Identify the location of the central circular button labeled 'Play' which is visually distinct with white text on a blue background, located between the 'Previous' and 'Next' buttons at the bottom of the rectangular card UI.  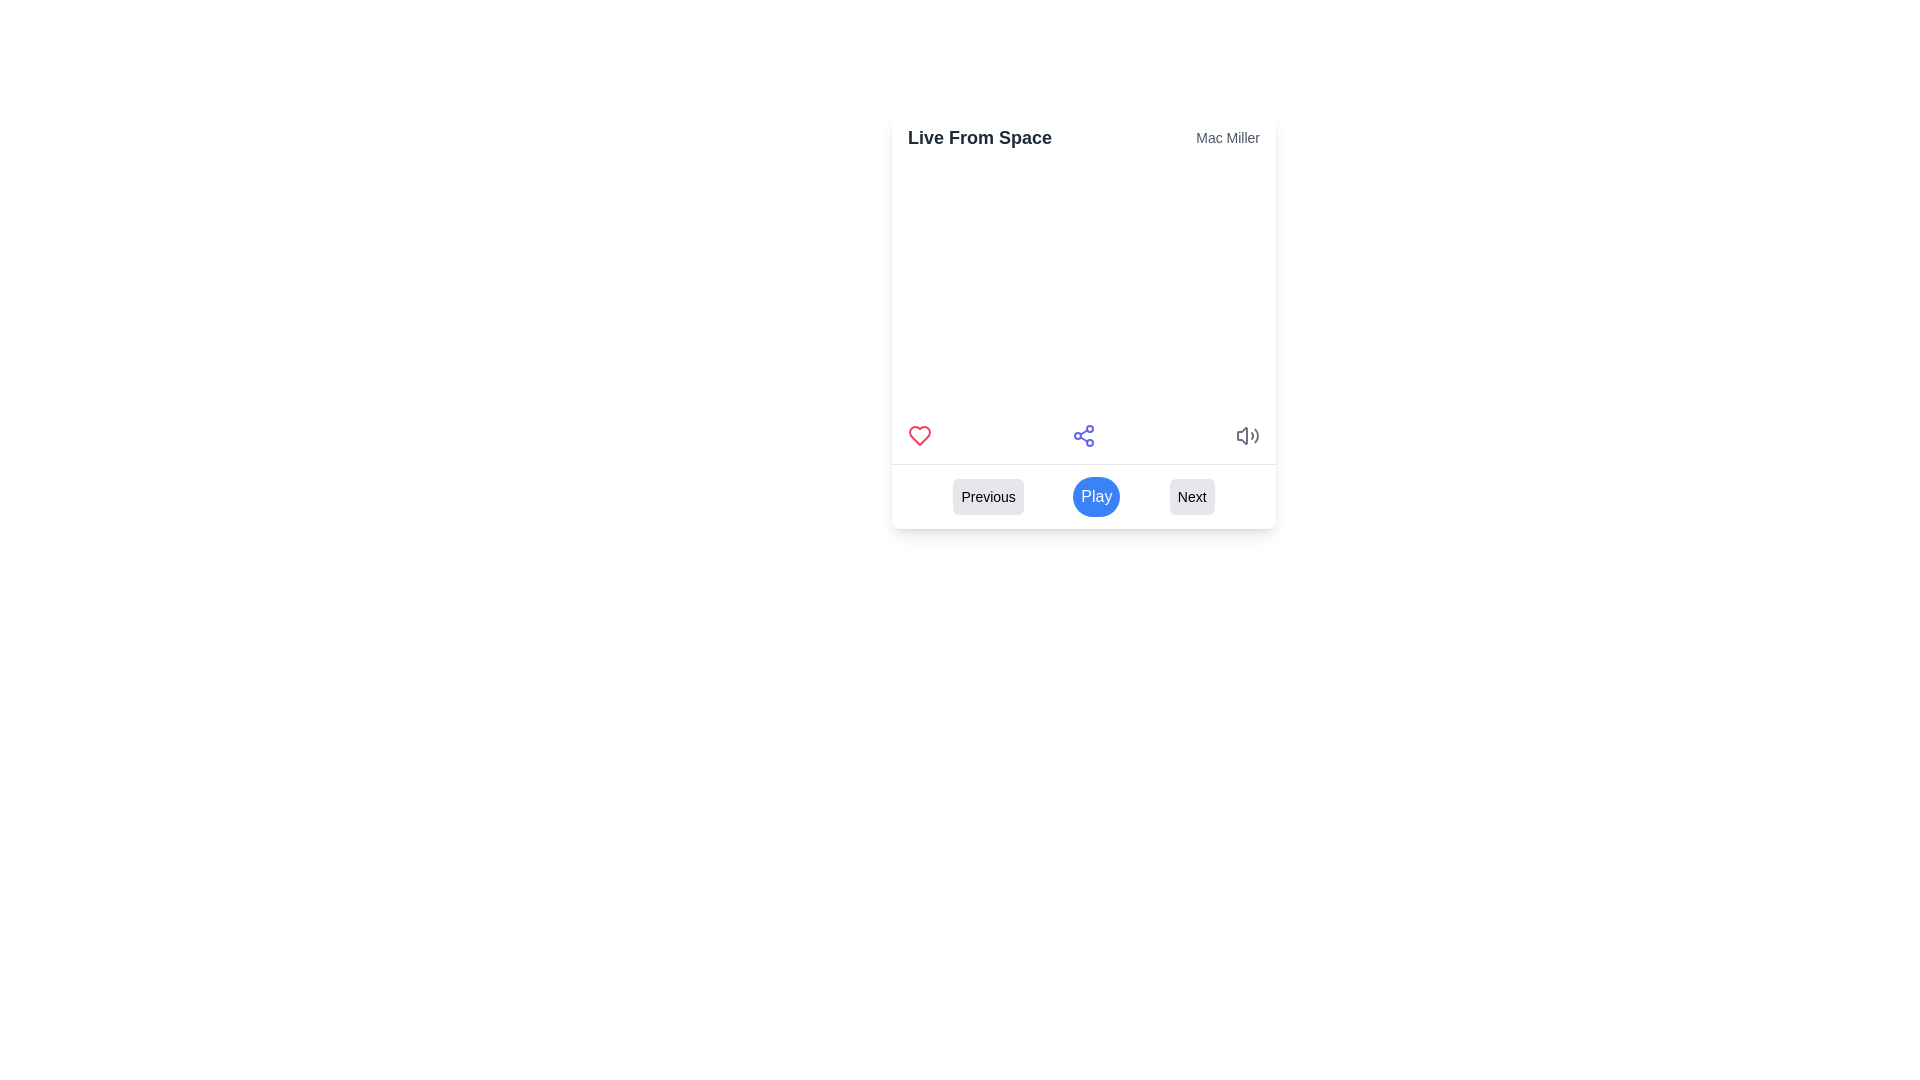
(1083, 495).